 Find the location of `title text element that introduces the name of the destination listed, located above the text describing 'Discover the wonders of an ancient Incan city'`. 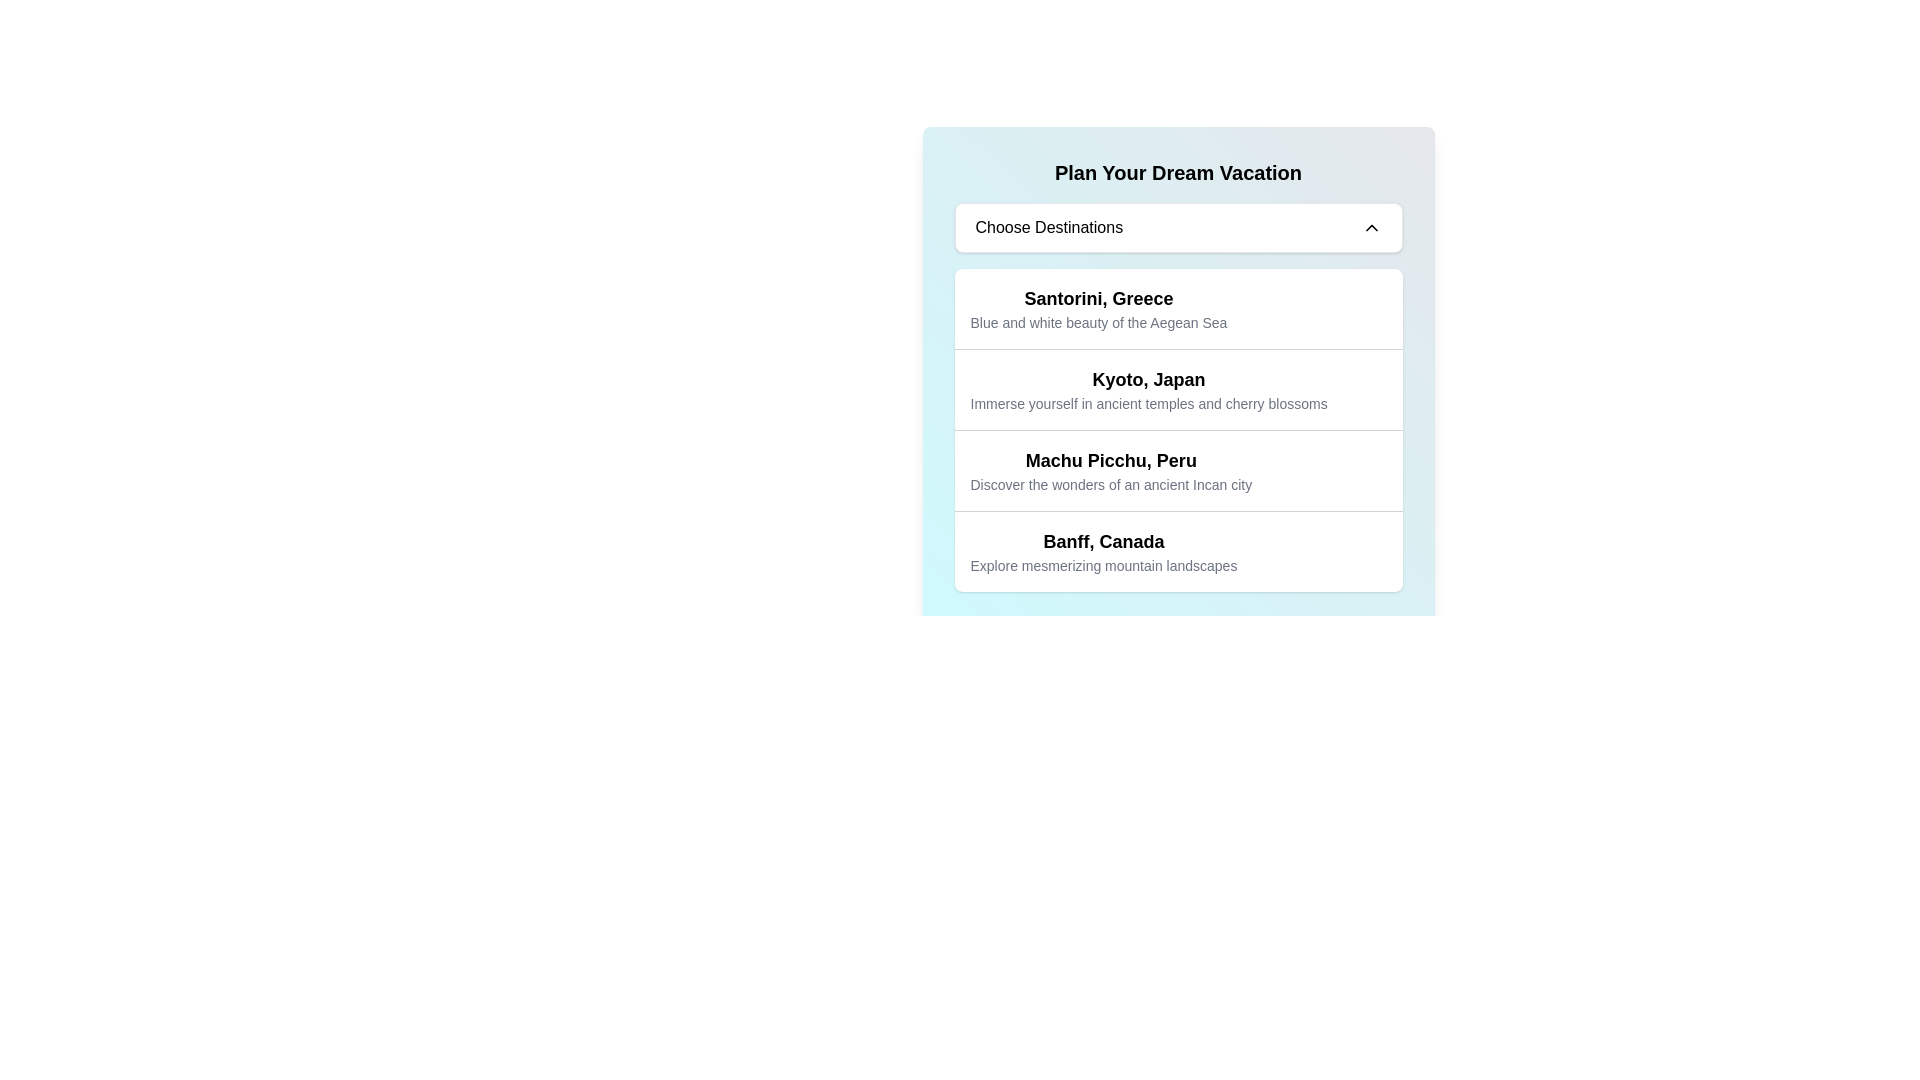

title text element that introduces the name of the destination listed, located above the text describing 'Discover the wonders of an ancient Incan city' is located at coordinates (1110, 461).